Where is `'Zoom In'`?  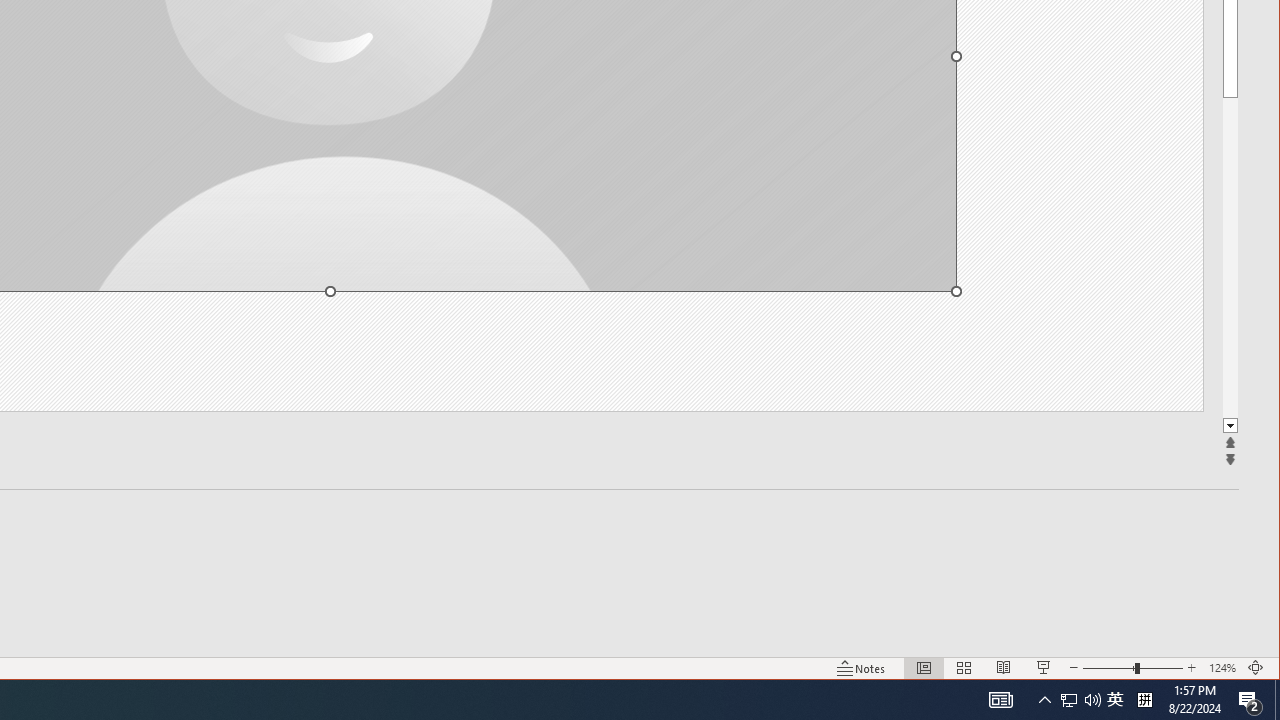 'Zoom In' is located at coordinates (1191, 668).